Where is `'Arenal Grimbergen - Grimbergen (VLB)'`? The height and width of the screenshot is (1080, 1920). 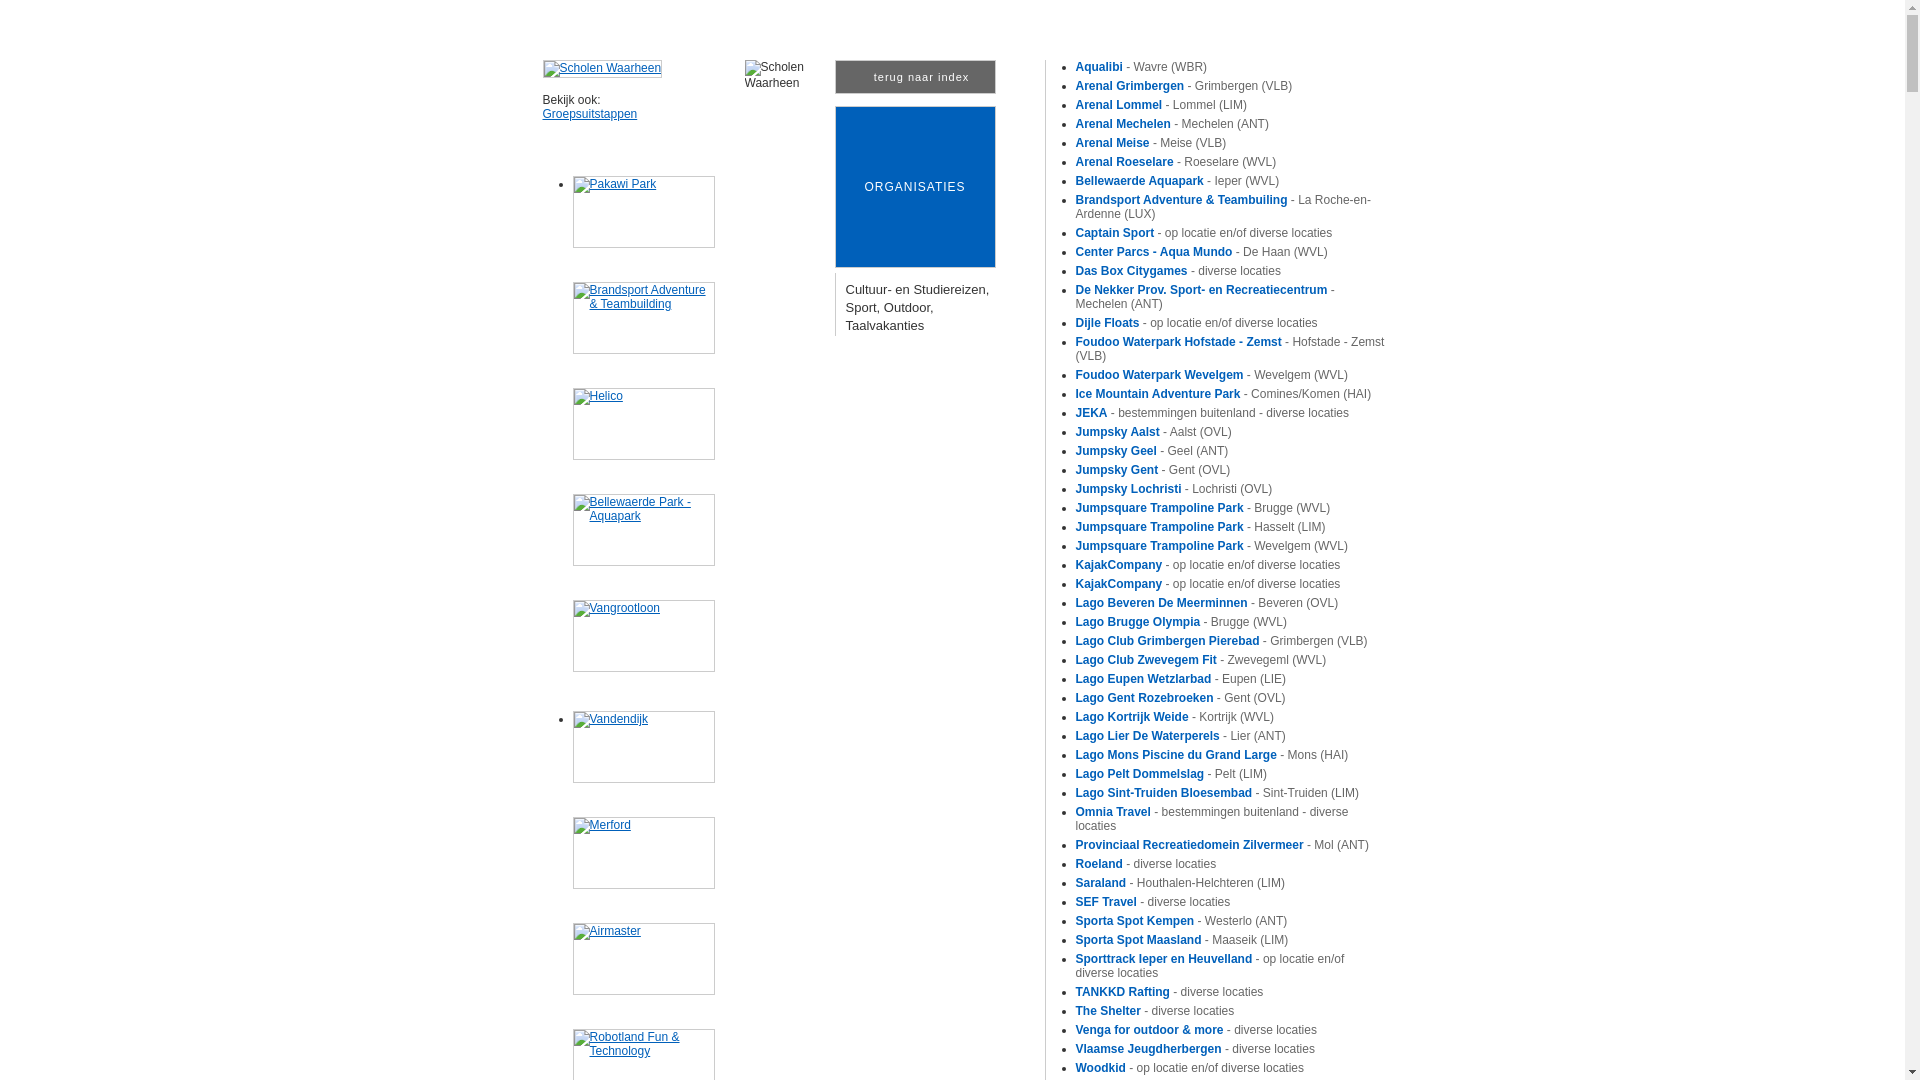 'Arenal Grimbergen - Grimbergen (VLB)' is located at coordinates (1184, 84).